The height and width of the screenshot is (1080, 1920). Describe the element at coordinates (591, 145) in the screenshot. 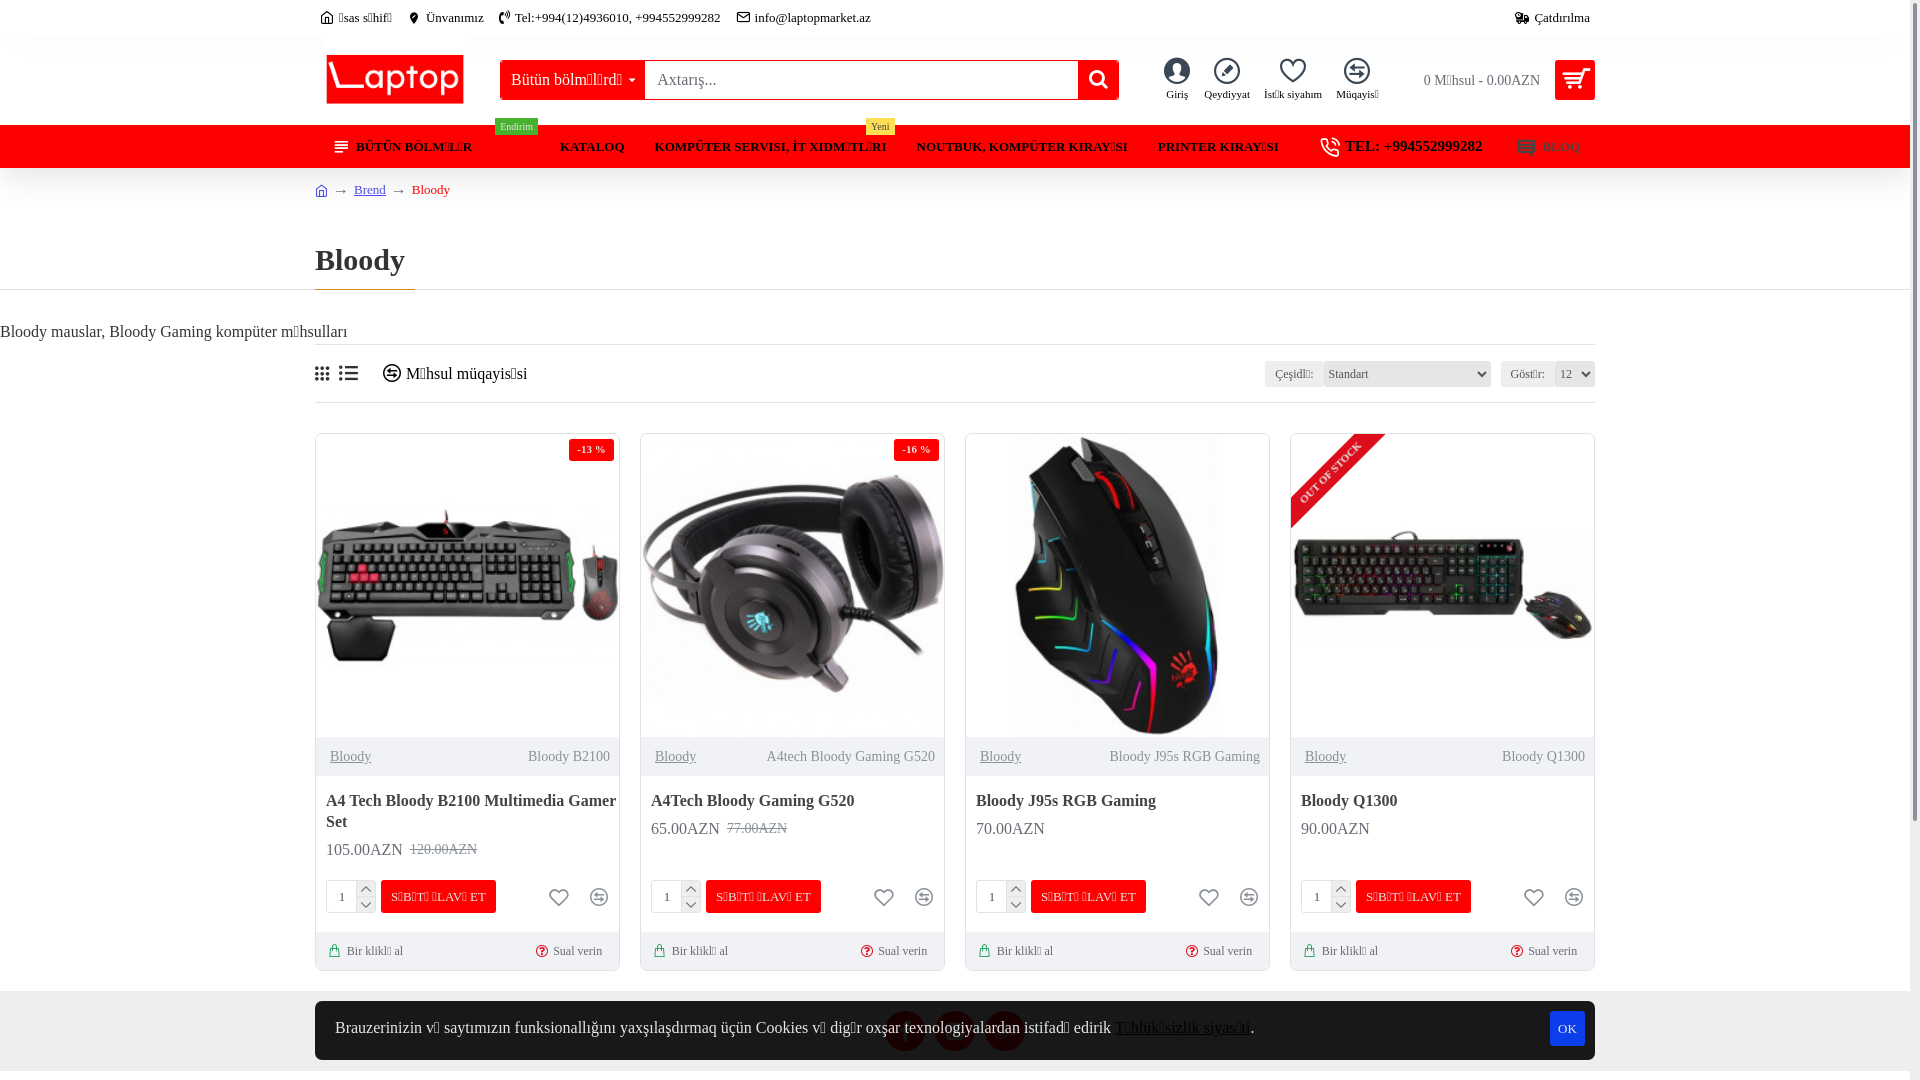

I see `'KATALOQ'` at that location.